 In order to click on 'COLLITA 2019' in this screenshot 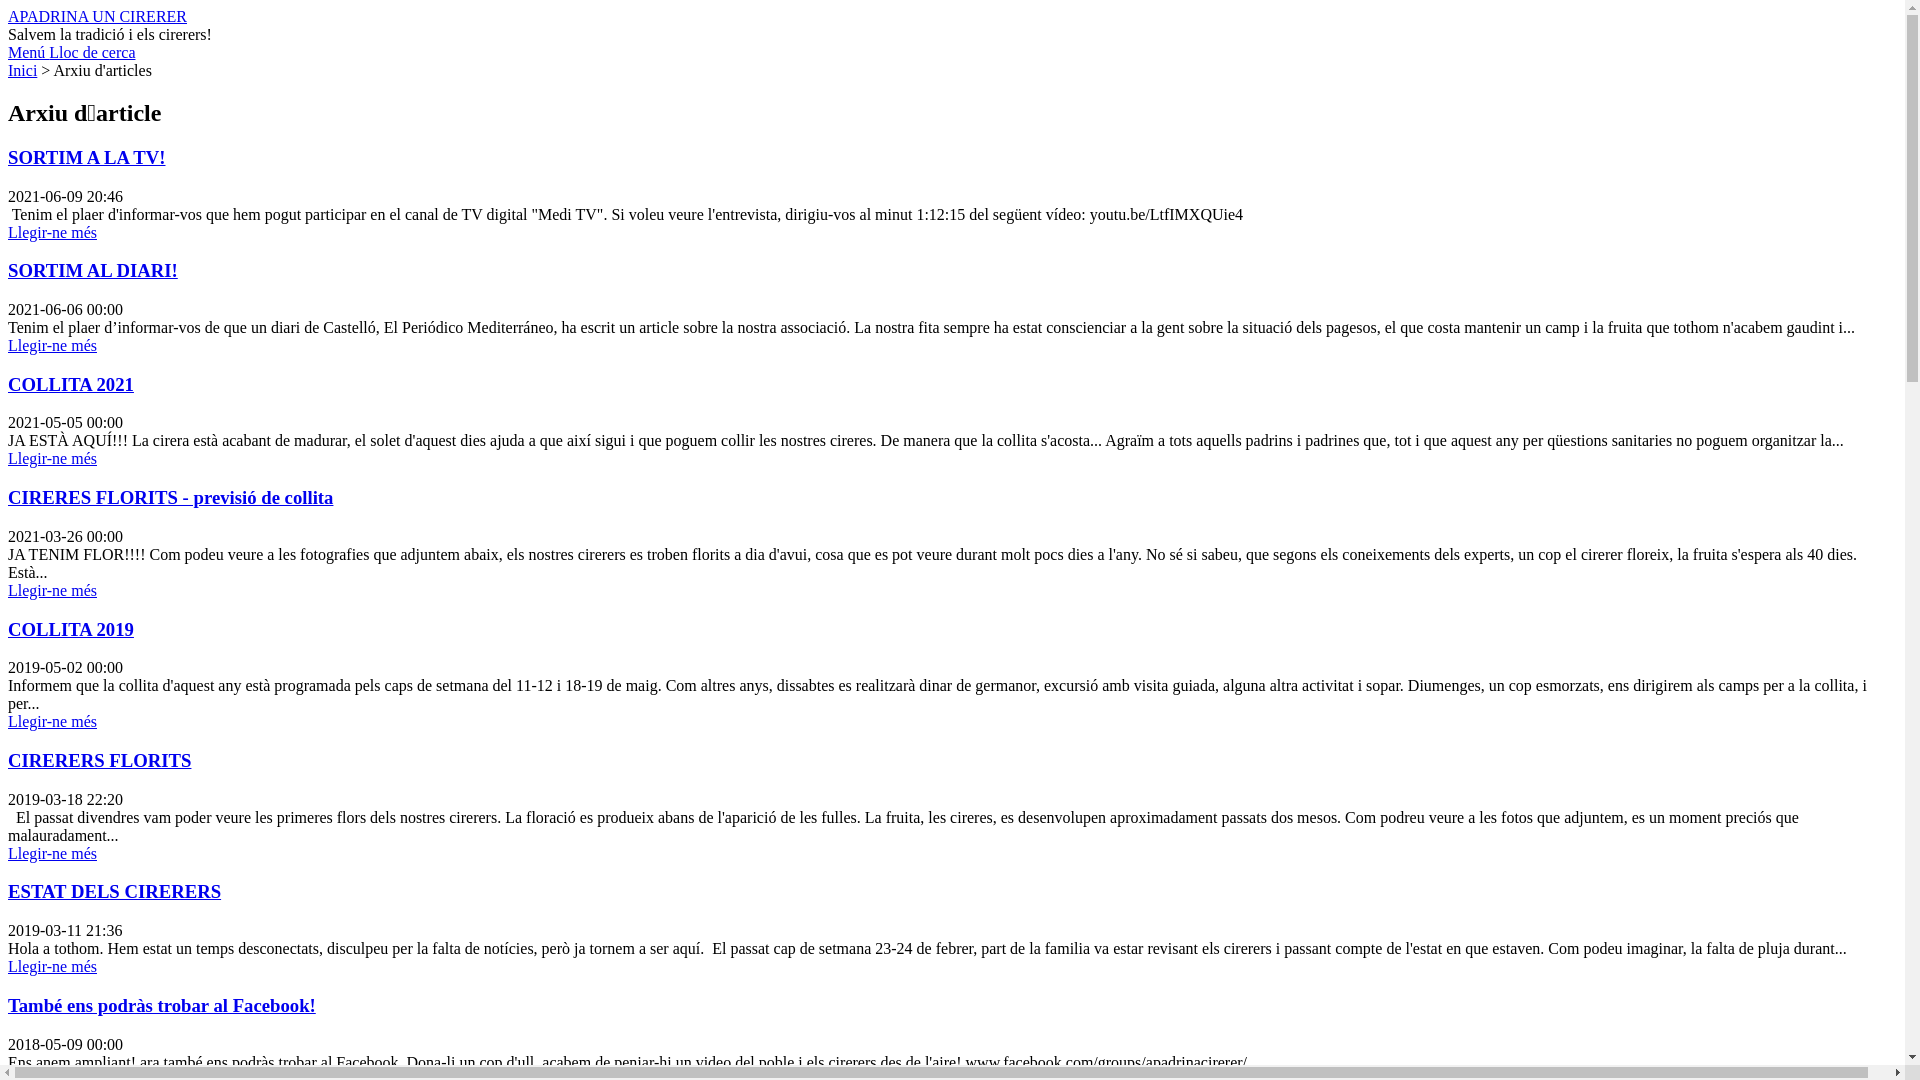, I will do `click(71, 628)`.